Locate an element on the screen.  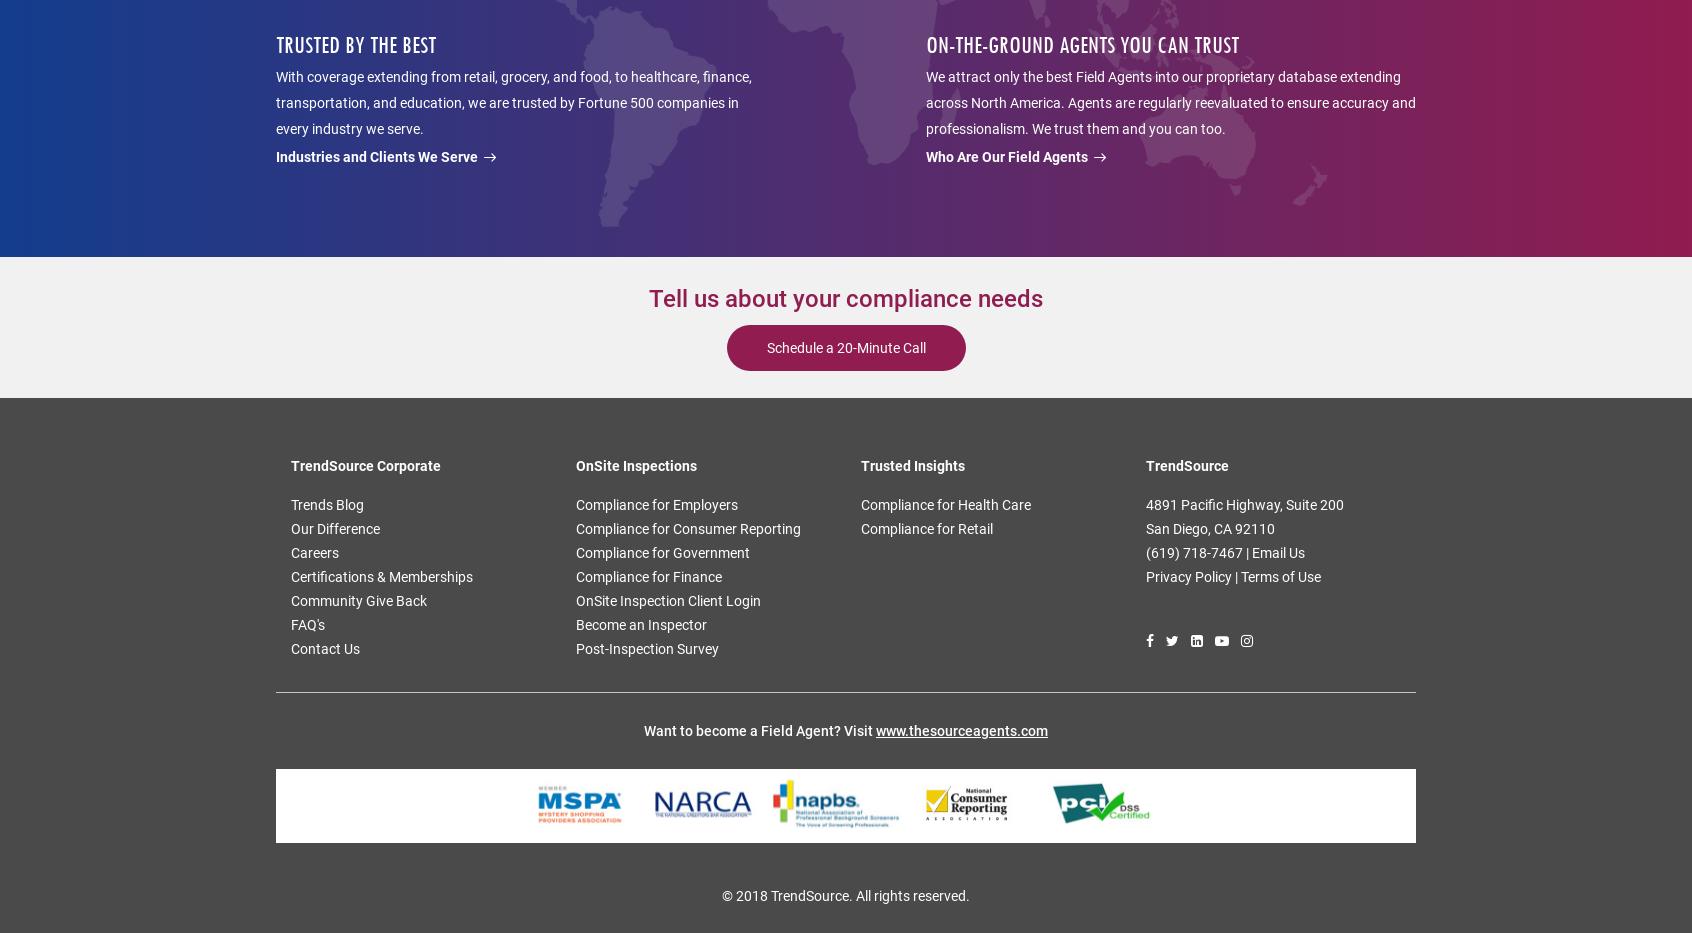
'Compliance for Health Care' is located at coordinates (860, 505).